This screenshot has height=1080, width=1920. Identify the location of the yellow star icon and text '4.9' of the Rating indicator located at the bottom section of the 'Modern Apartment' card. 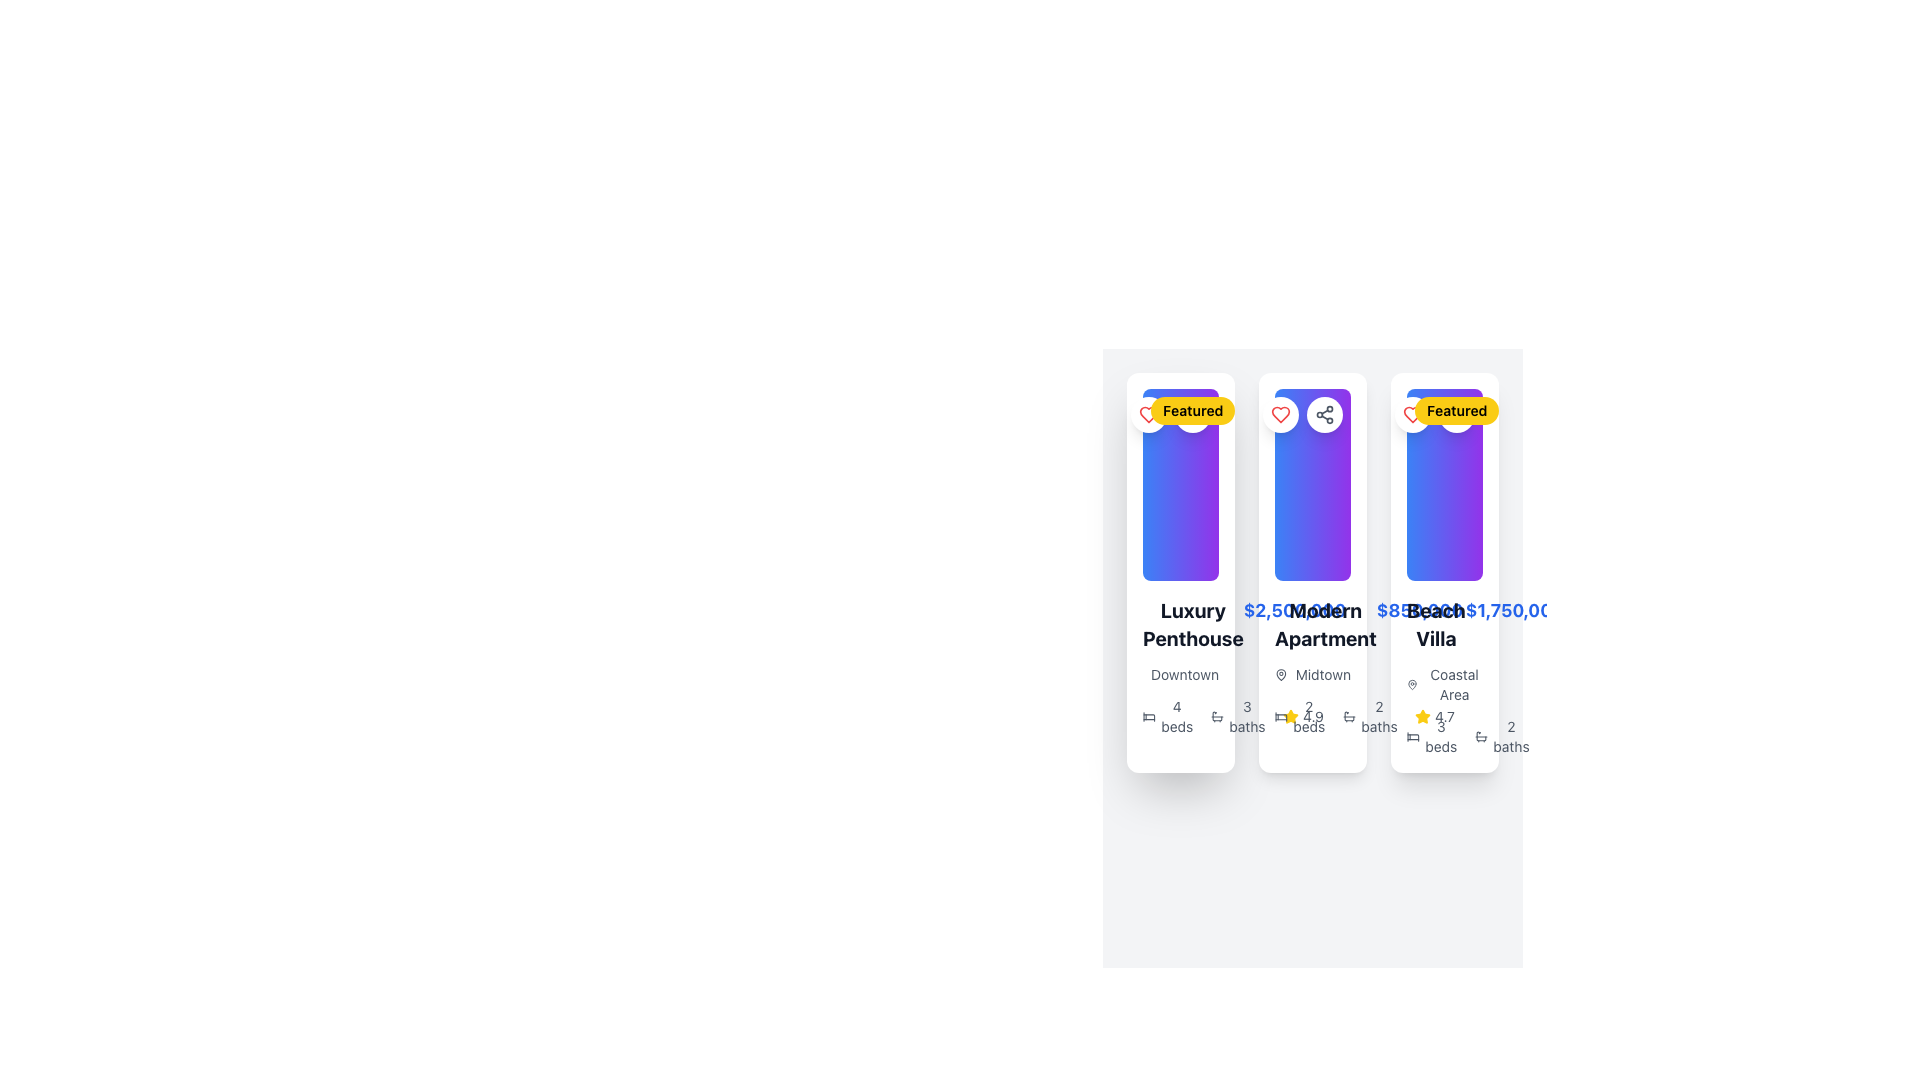
(1303, 716).